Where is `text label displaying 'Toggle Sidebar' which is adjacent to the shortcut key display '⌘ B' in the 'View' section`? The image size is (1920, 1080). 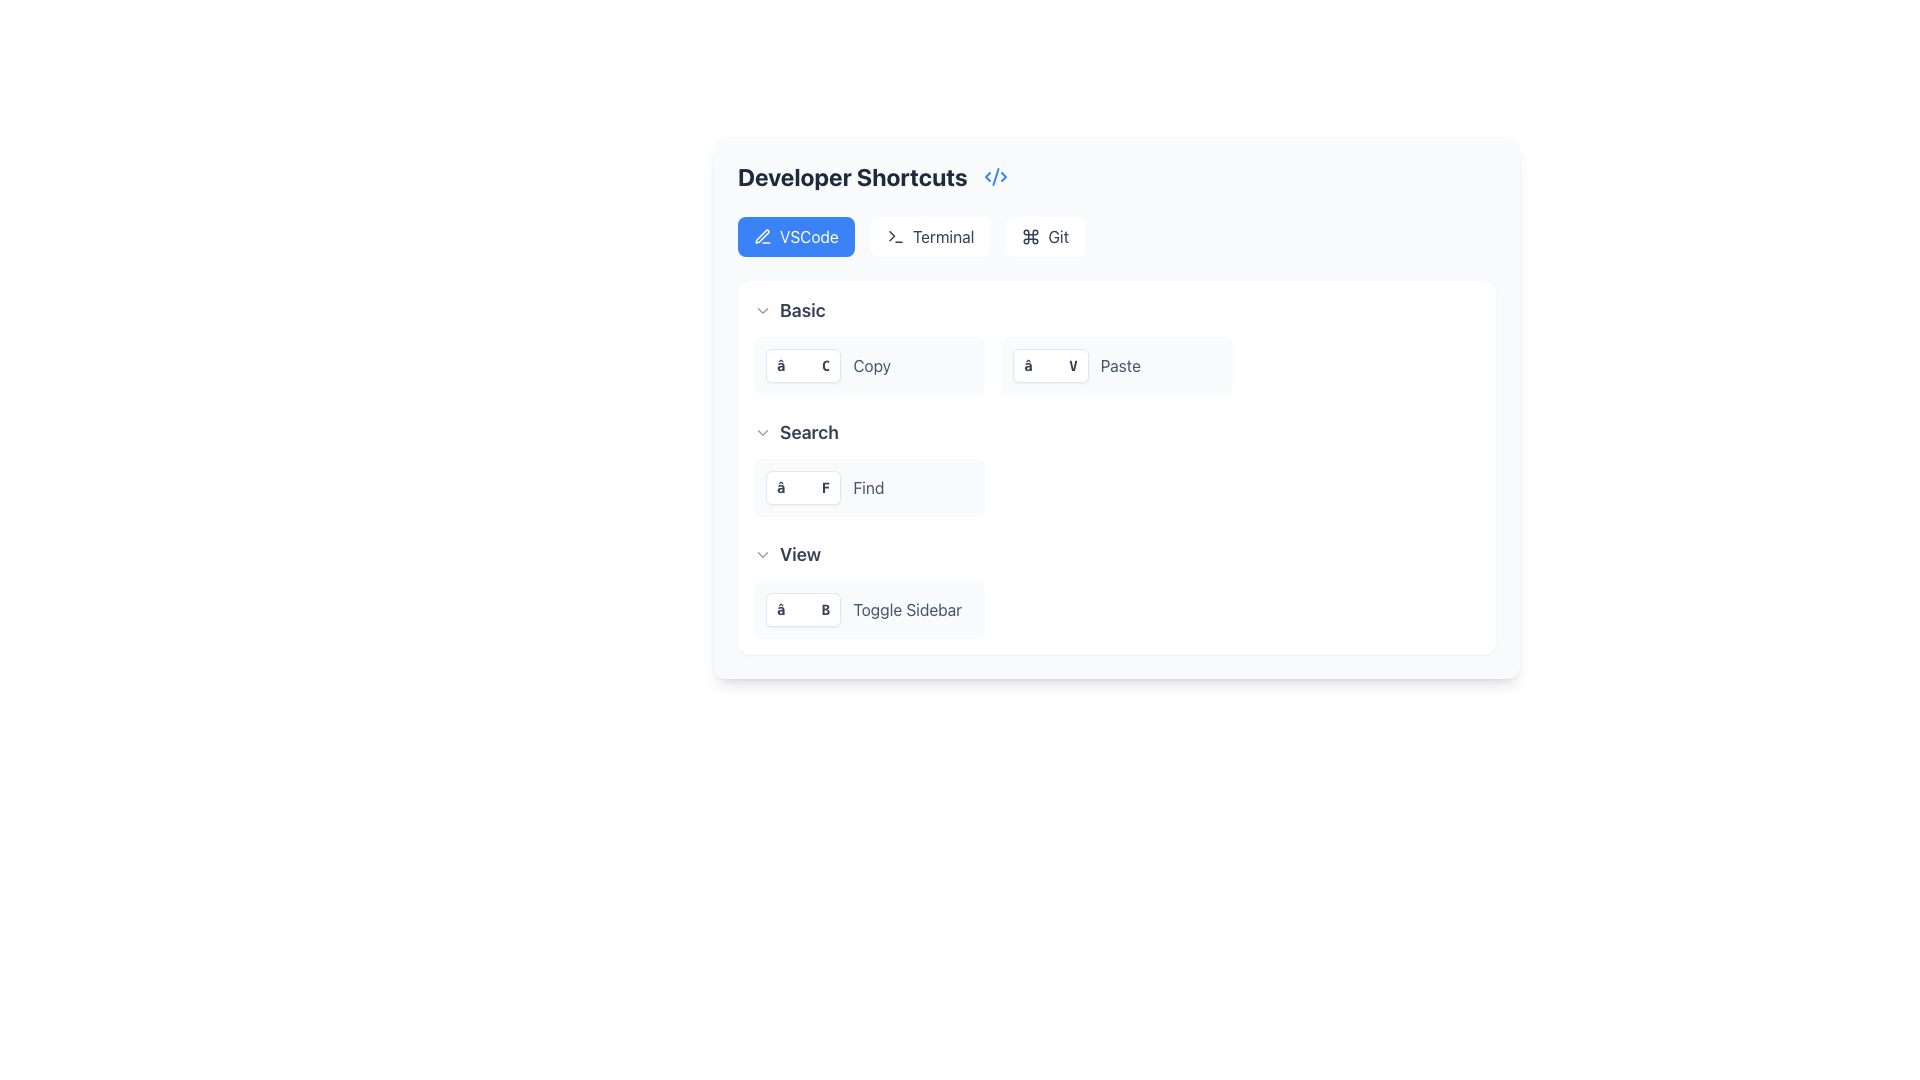
text label displaying 'Toggle Sidebar' which is adjacent to the shortcut key display '⌘ B' in the 'View' section is located at coordinates (906, 608).